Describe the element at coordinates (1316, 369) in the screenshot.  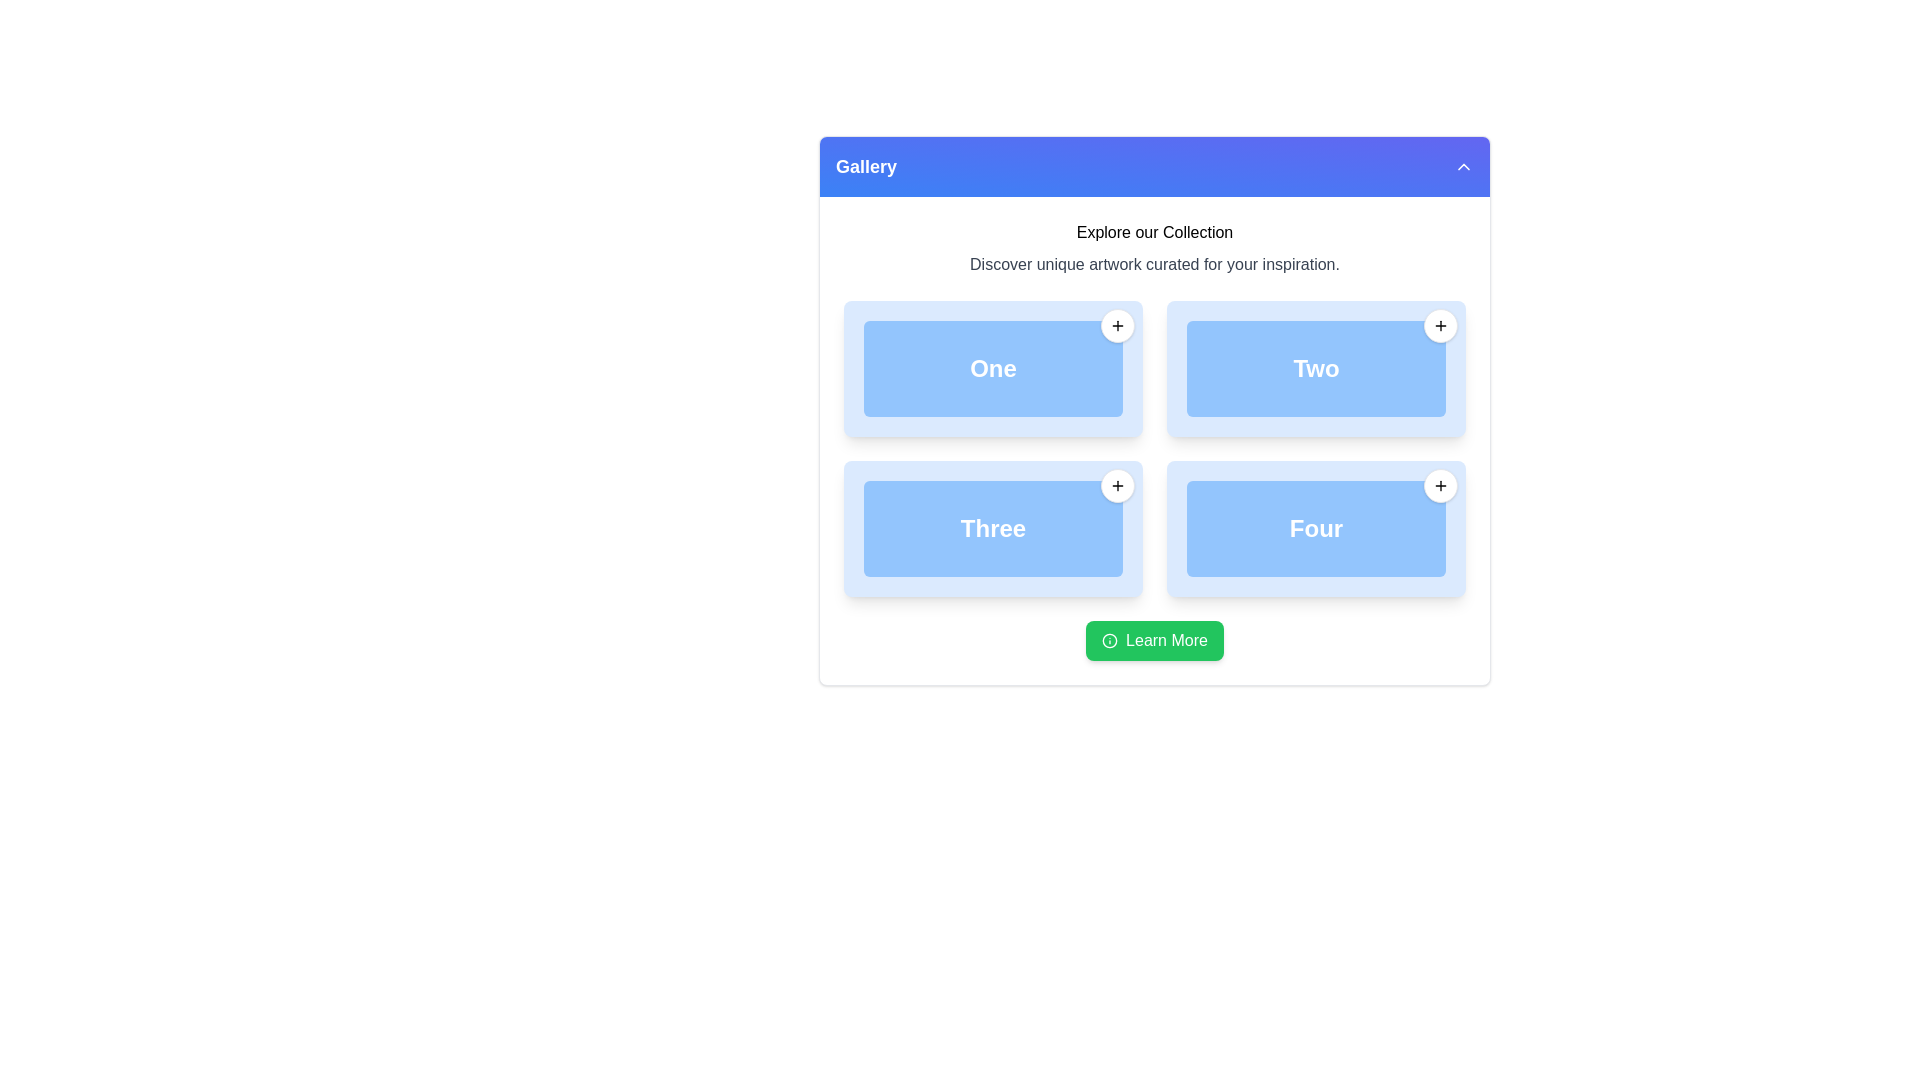
I see `text content of the label located in the top-right card of a 2x2 grid layout, which serves as a descriptor for the card` at that location.